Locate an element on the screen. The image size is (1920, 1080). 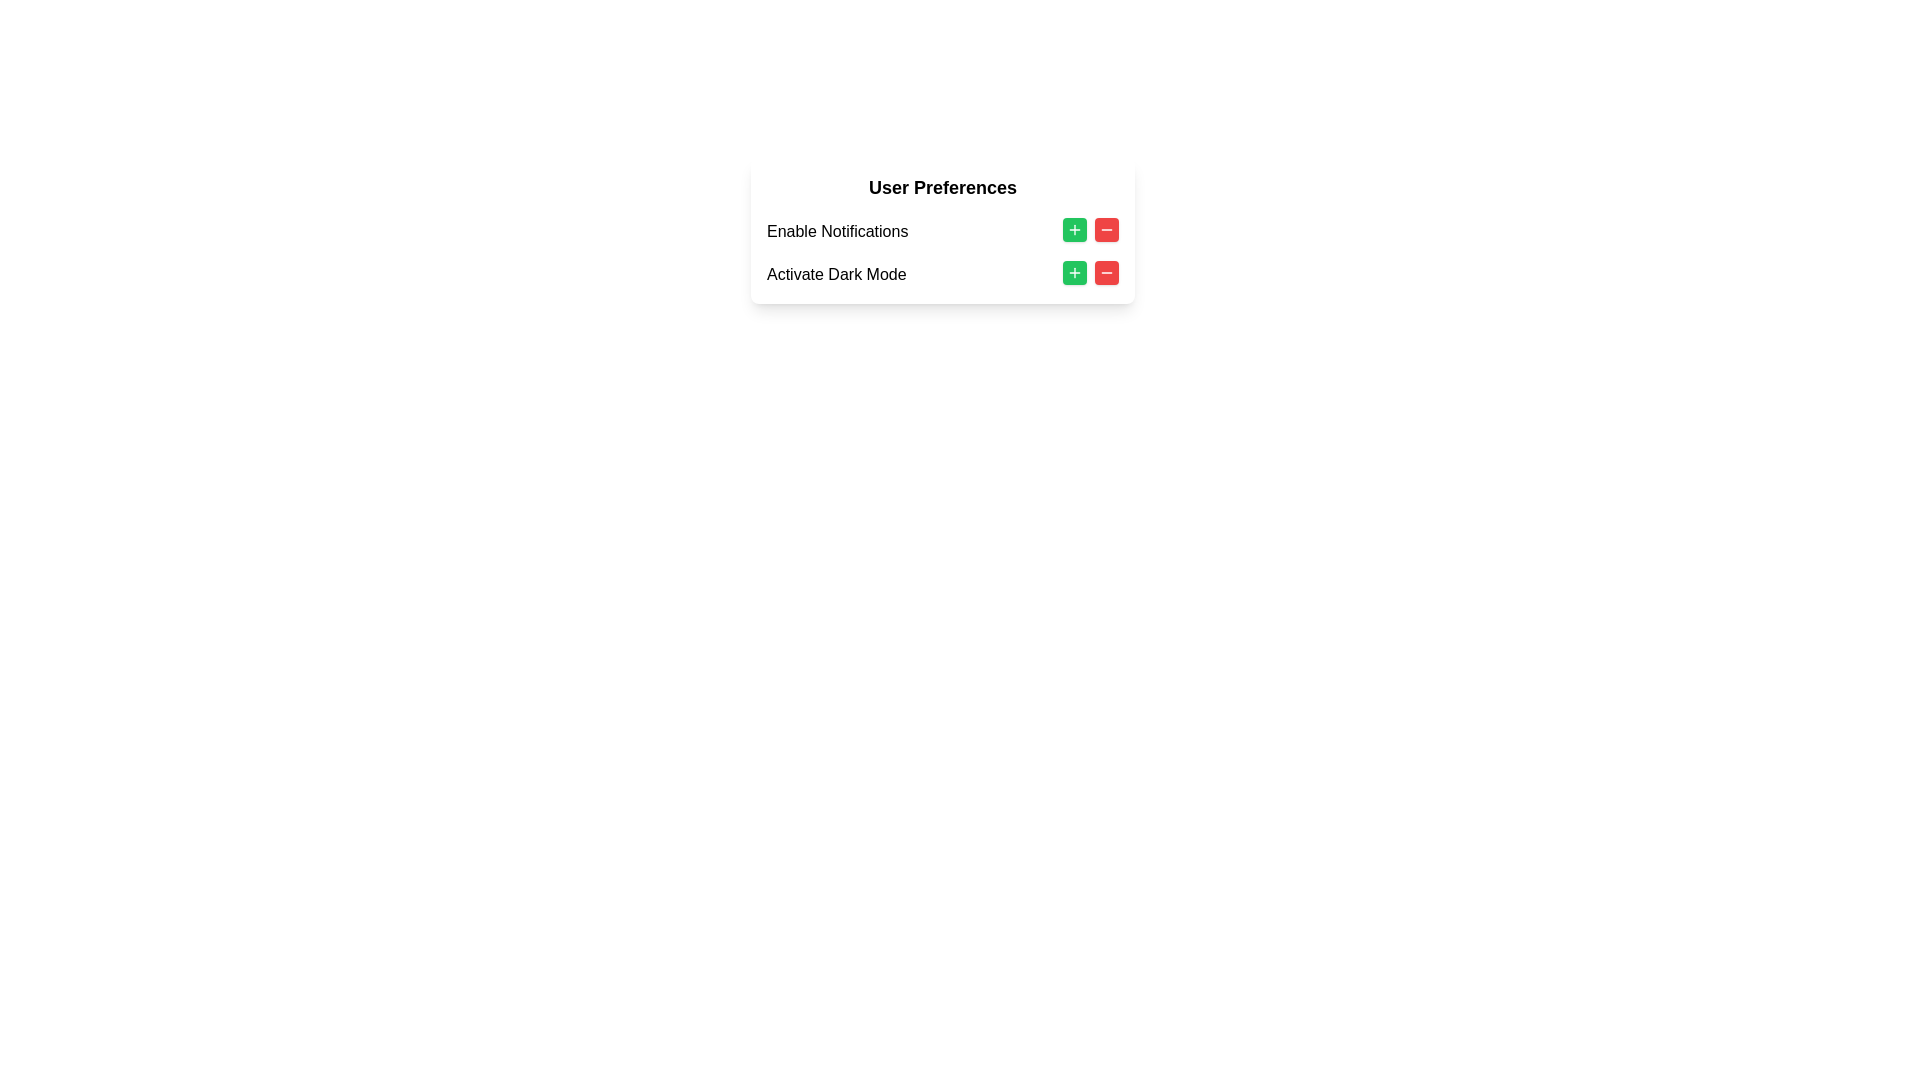
the red circular minus button with a minus icon is located at coordinates (1106, 273).